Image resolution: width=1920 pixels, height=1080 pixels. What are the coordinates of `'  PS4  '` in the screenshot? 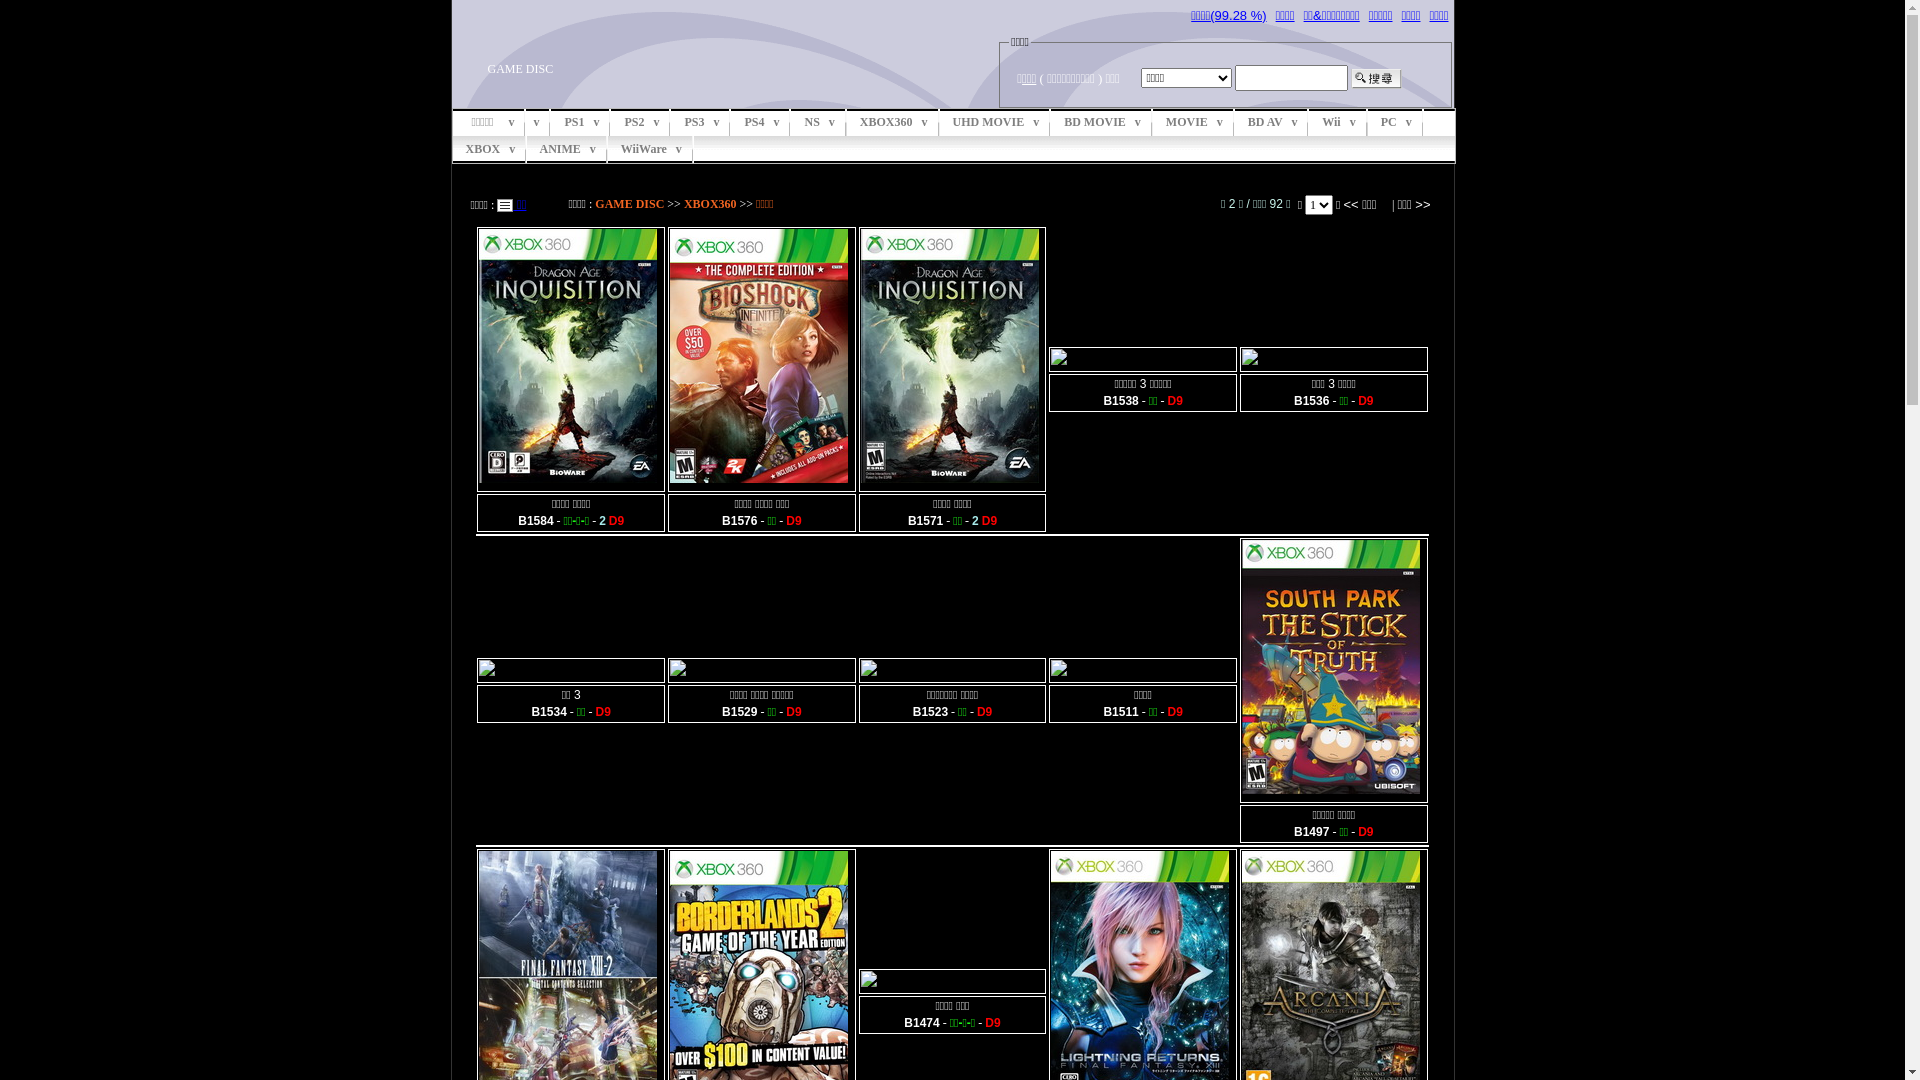 It's located at (760, 122).